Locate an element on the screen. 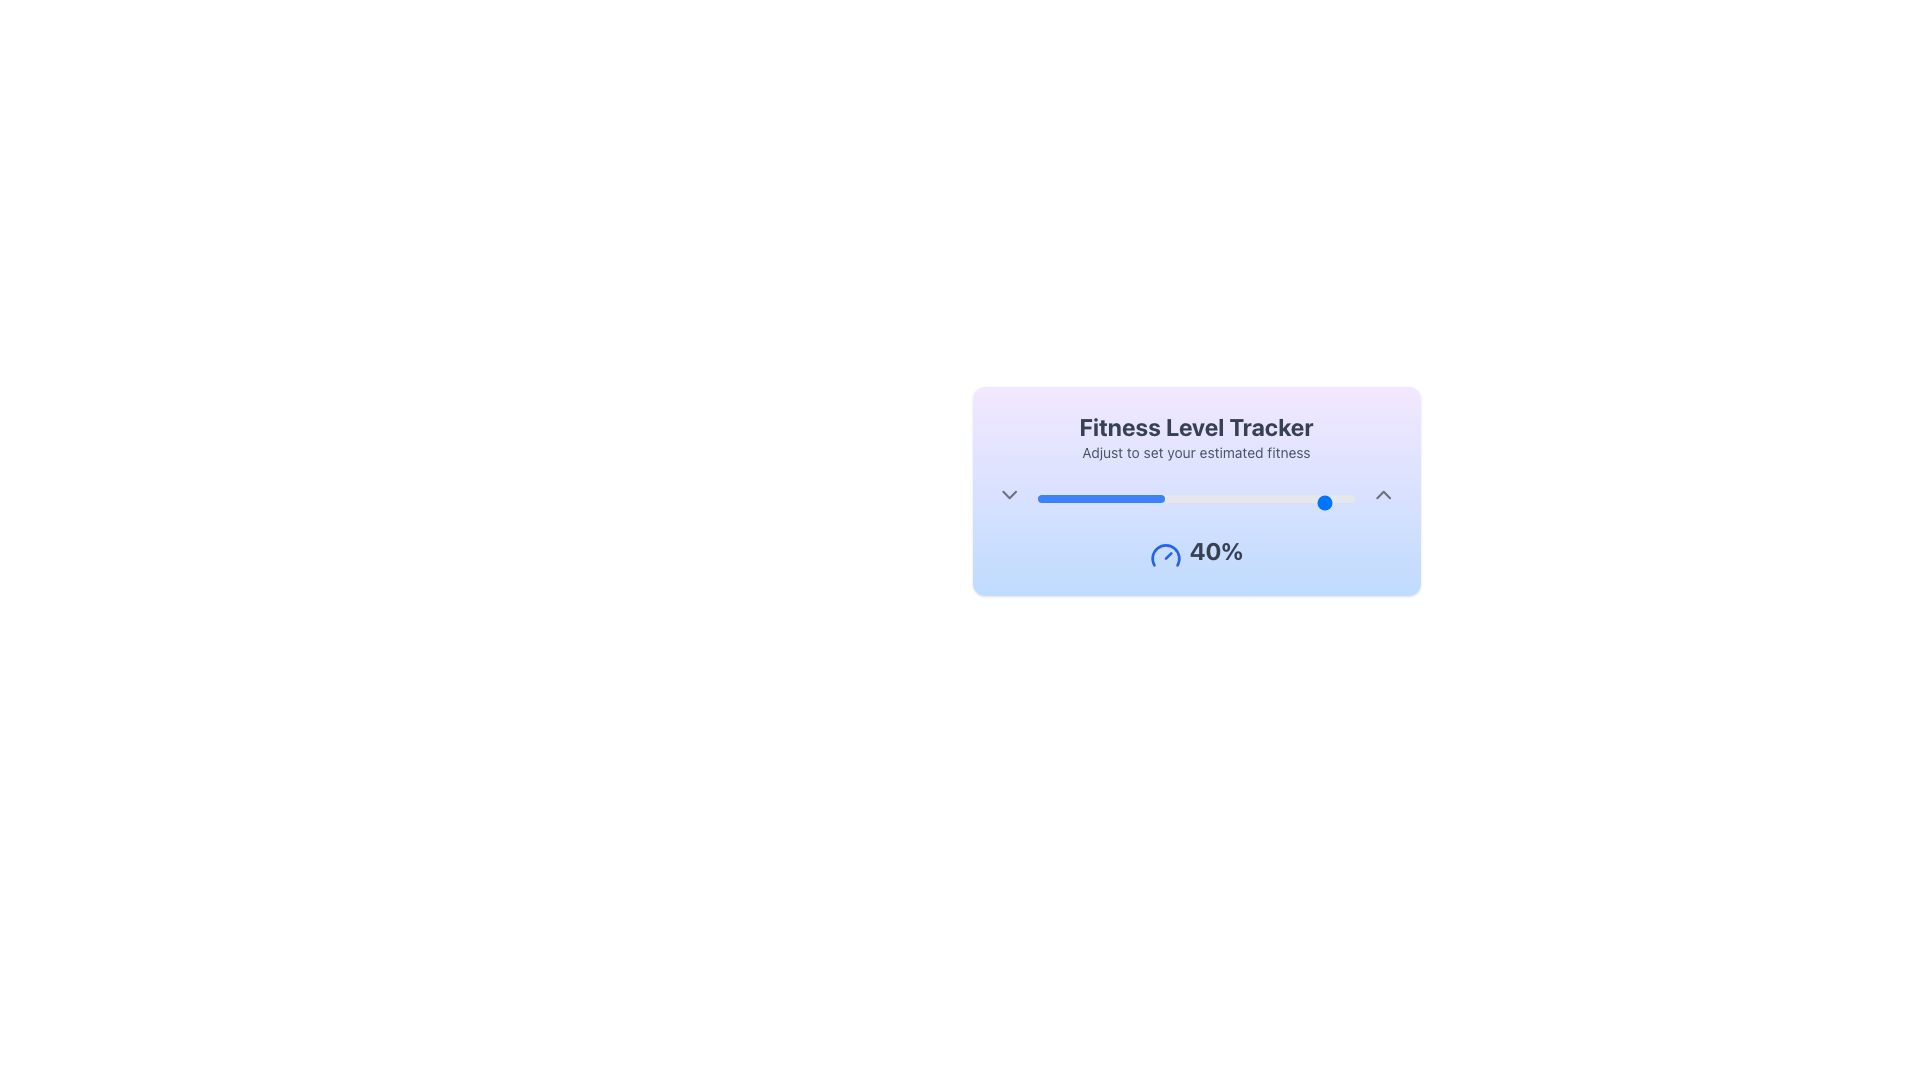  the fitness level is located at coordinates (1329, 497).